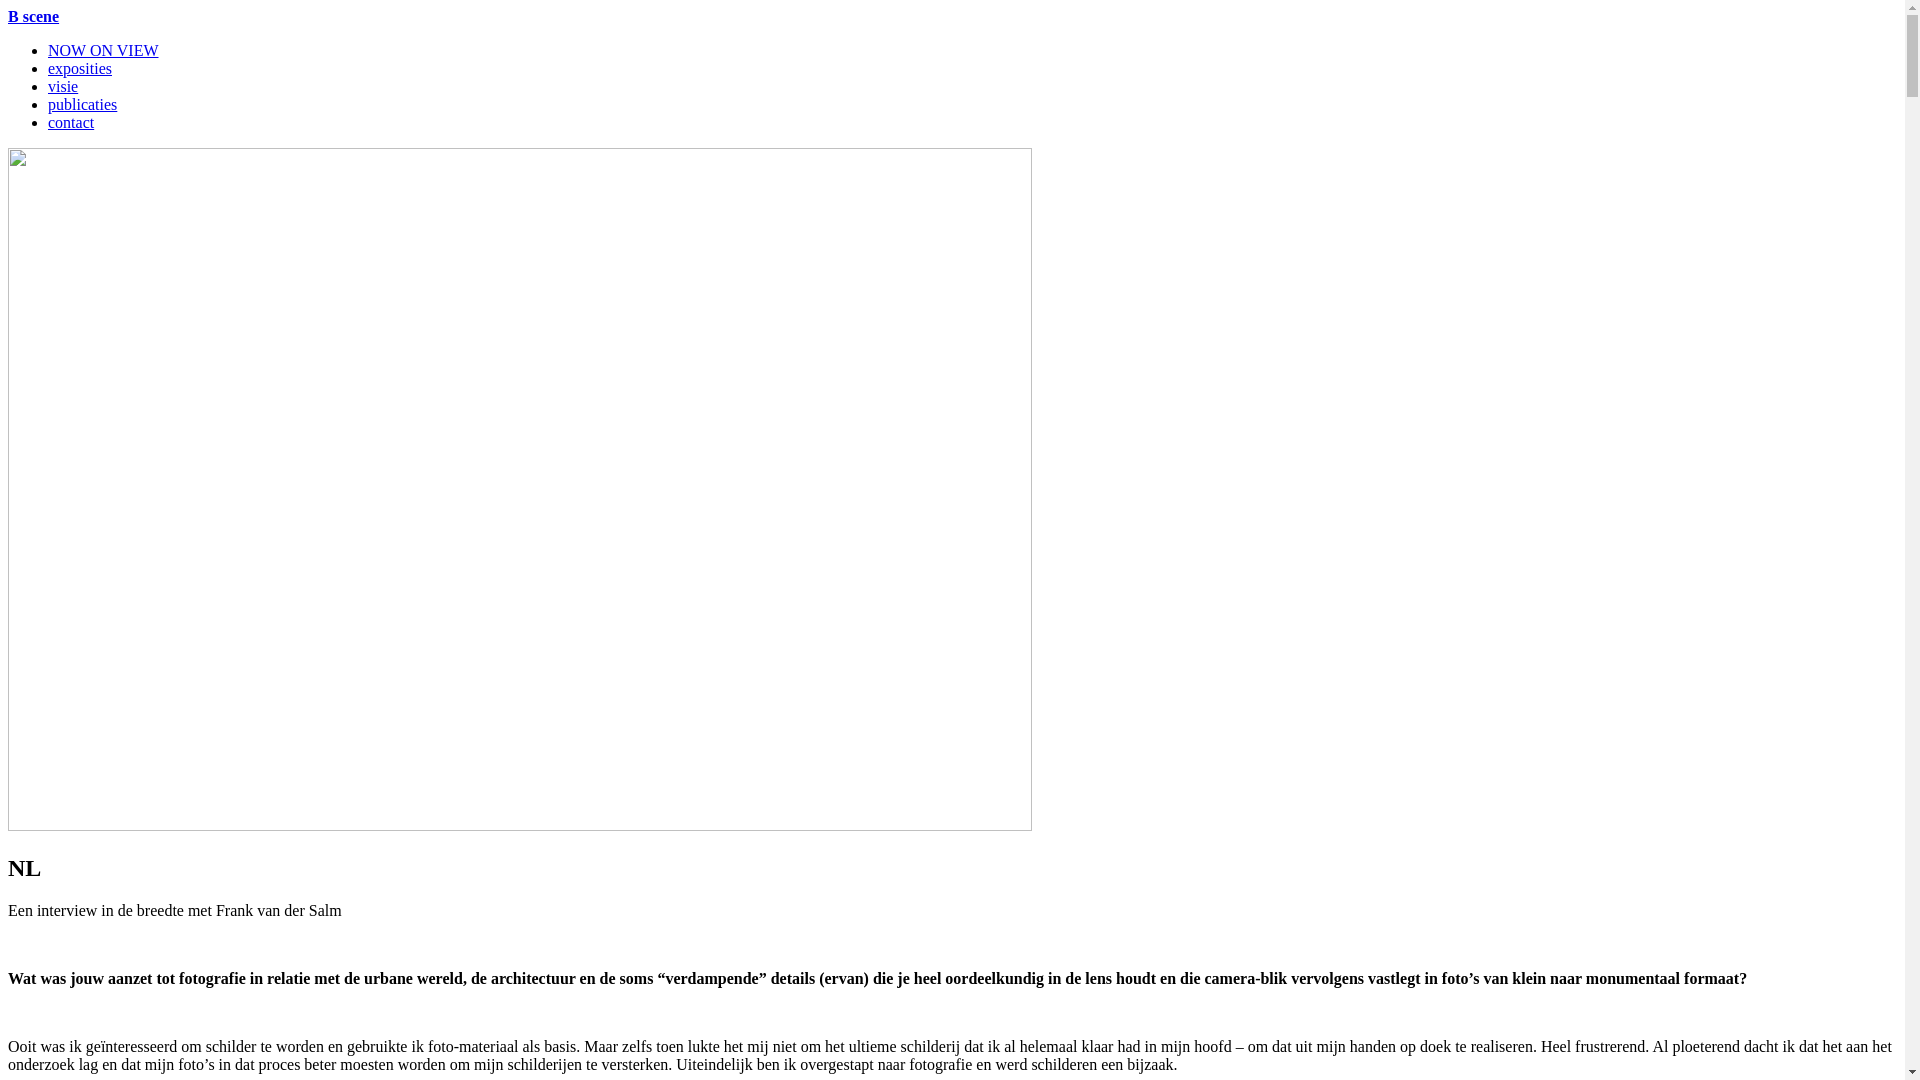 This screenshot has width=1920, height=1080. What do you see at coordinates (48, 49) in the screenshot?
I see `'NOW ON VIEW'` at bounding box center [48, 49].